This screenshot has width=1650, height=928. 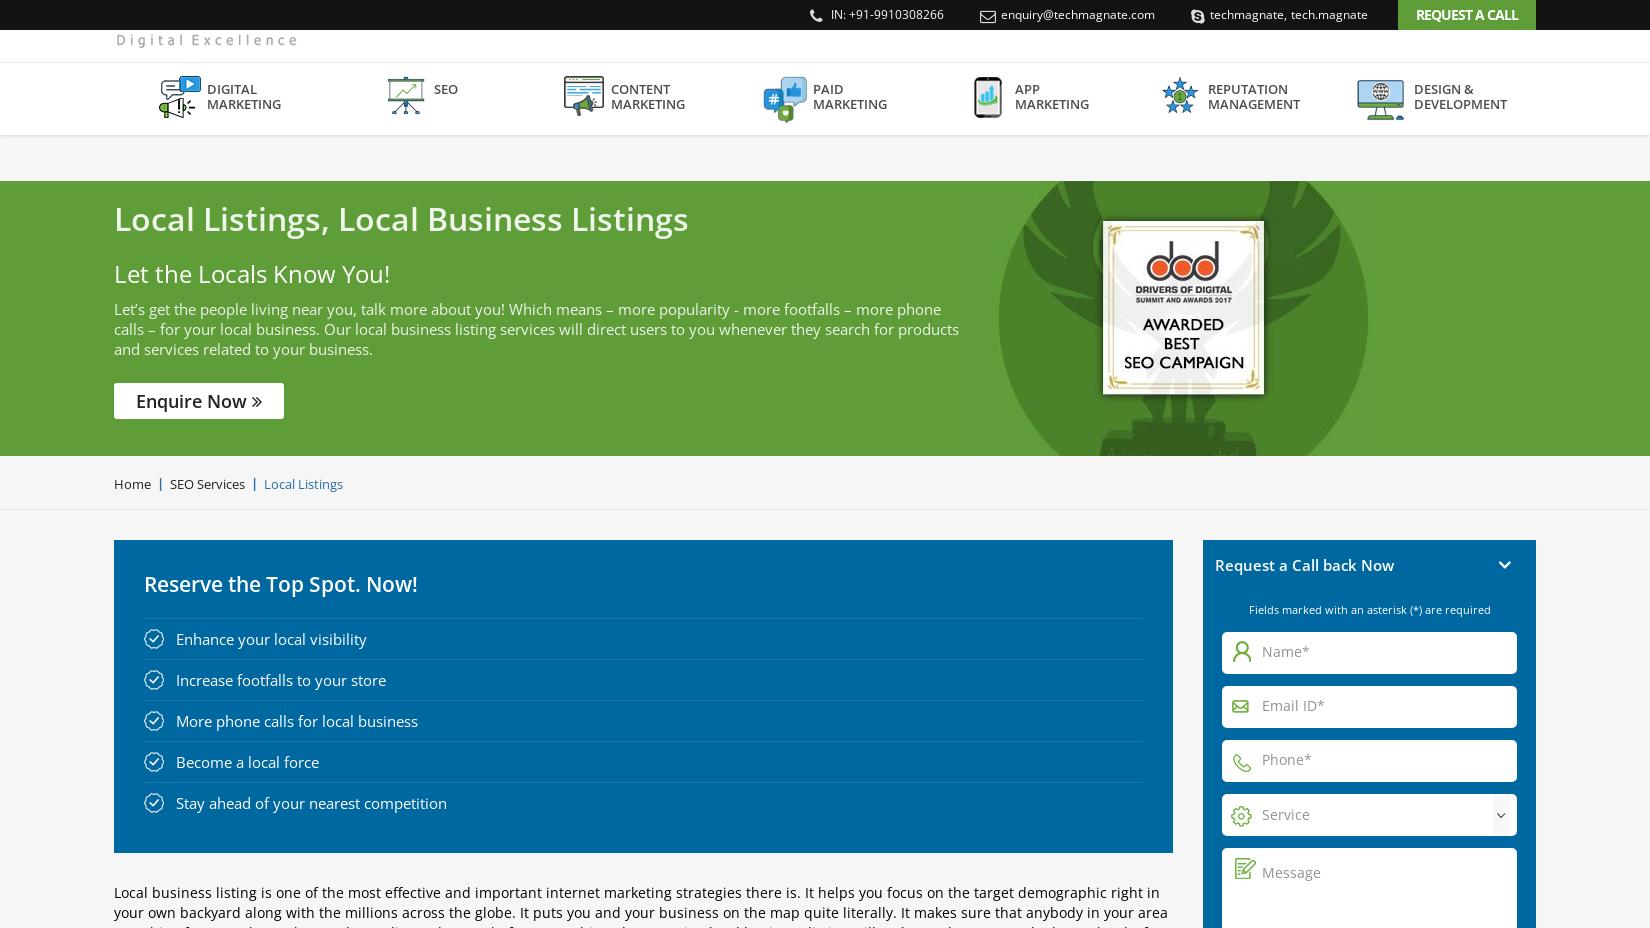 What do you see at coordinates (389, 376) in the screenshot?
I see `'Ecommerce SEO'` at bounding box center [389, 376].